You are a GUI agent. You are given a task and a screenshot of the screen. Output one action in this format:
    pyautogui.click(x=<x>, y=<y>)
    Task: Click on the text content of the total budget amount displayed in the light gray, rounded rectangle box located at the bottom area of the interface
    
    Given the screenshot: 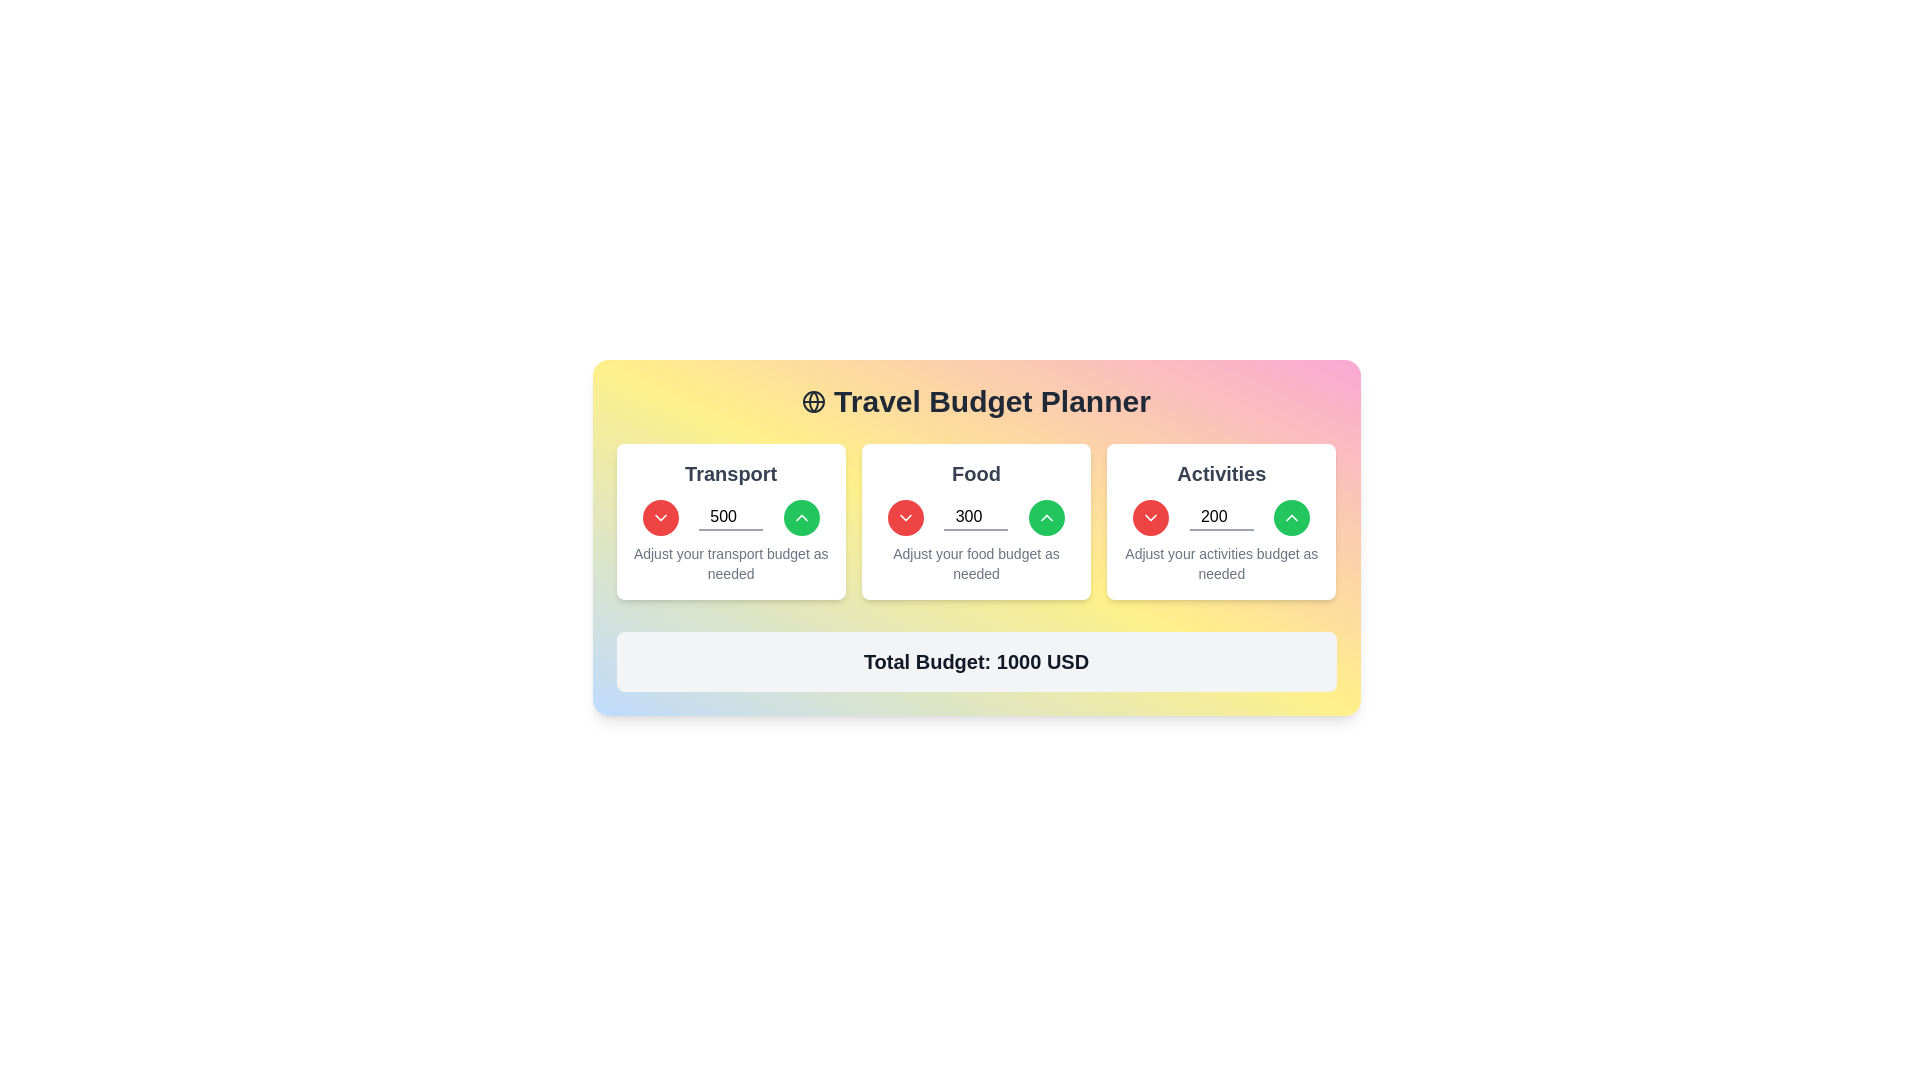 What is the action you would take?
    pyautogui.click(x=976, y=662)
    